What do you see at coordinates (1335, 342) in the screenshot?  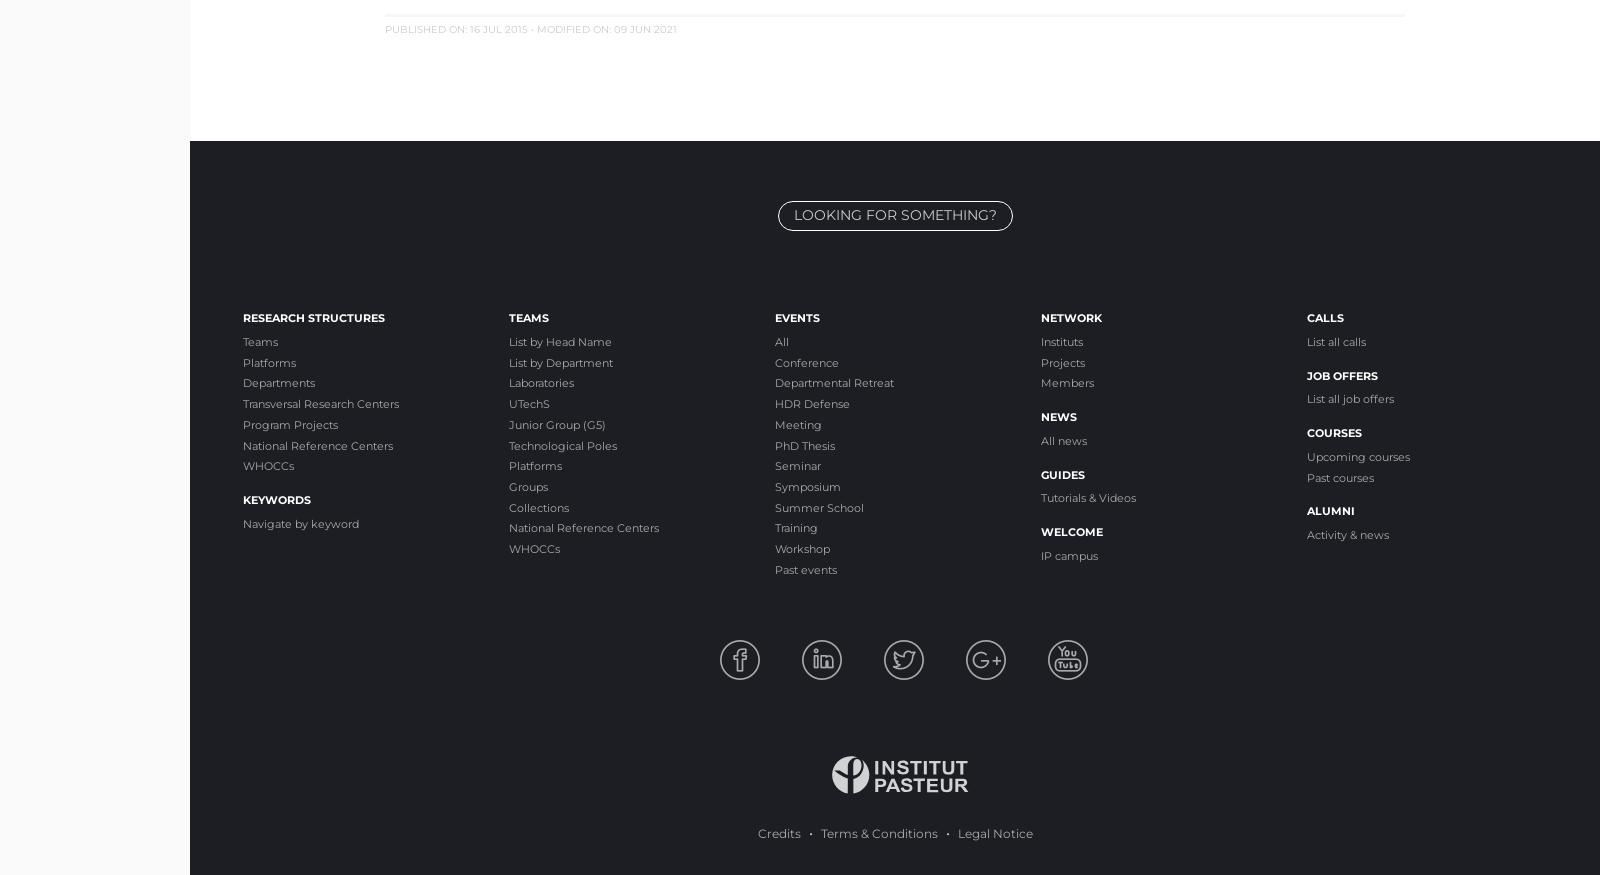 I see `'List all calls'` at bounding box center [1335, 342].